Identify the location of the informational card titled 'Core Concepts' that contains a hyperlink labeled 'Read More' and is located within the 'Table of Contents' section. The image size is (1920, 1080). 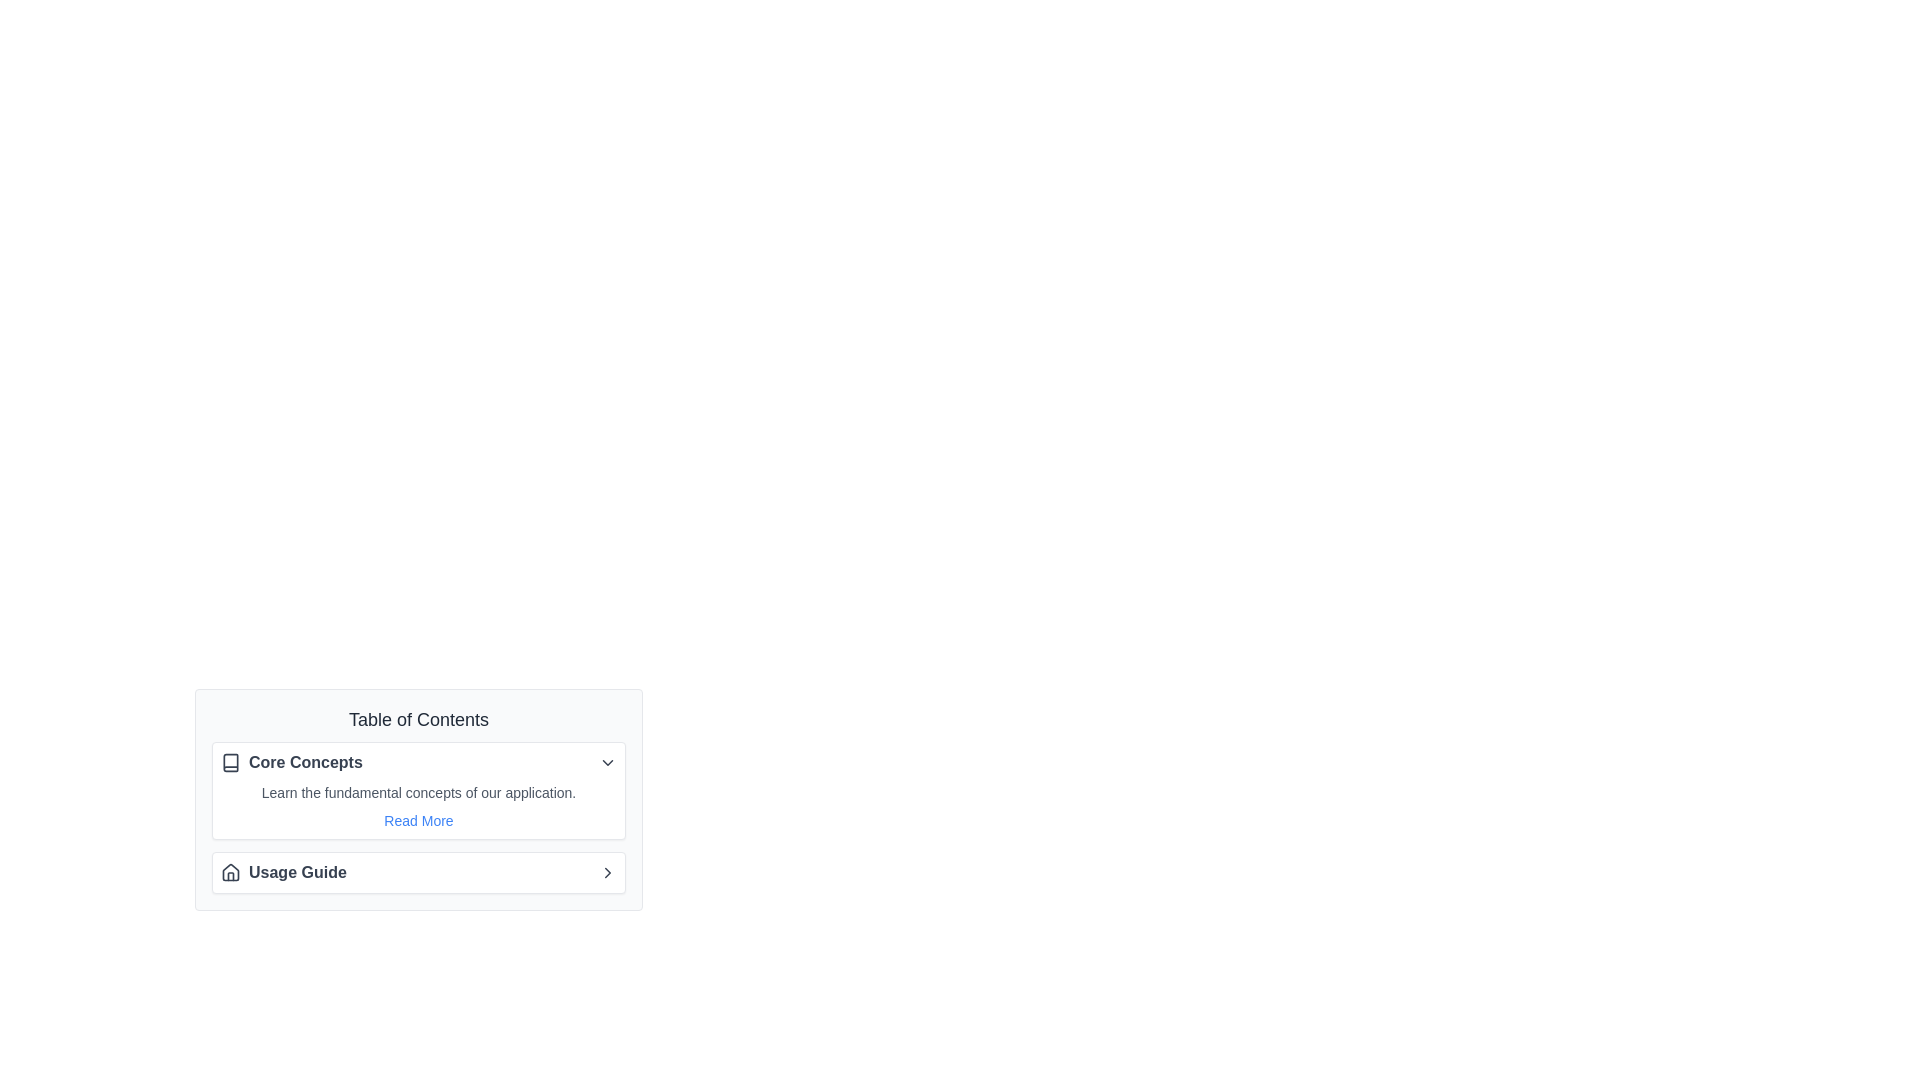
(417, 817).